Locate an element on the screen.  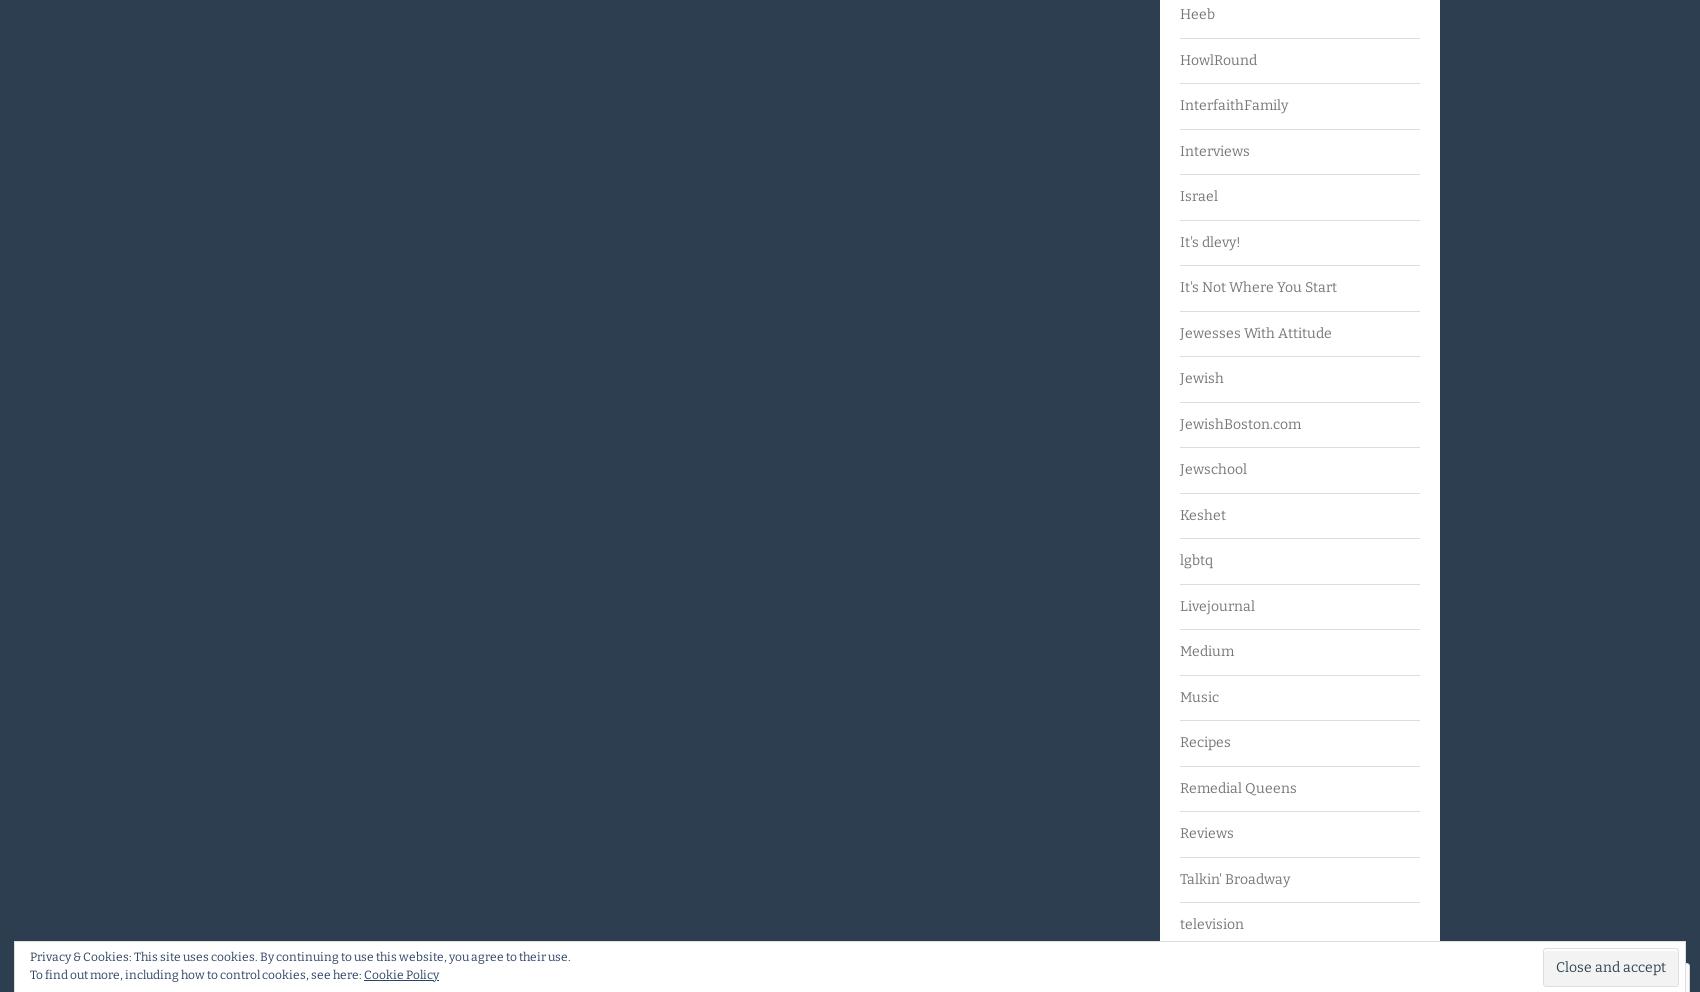
'Remedial Queens' is located at coordinates (1237, 787).